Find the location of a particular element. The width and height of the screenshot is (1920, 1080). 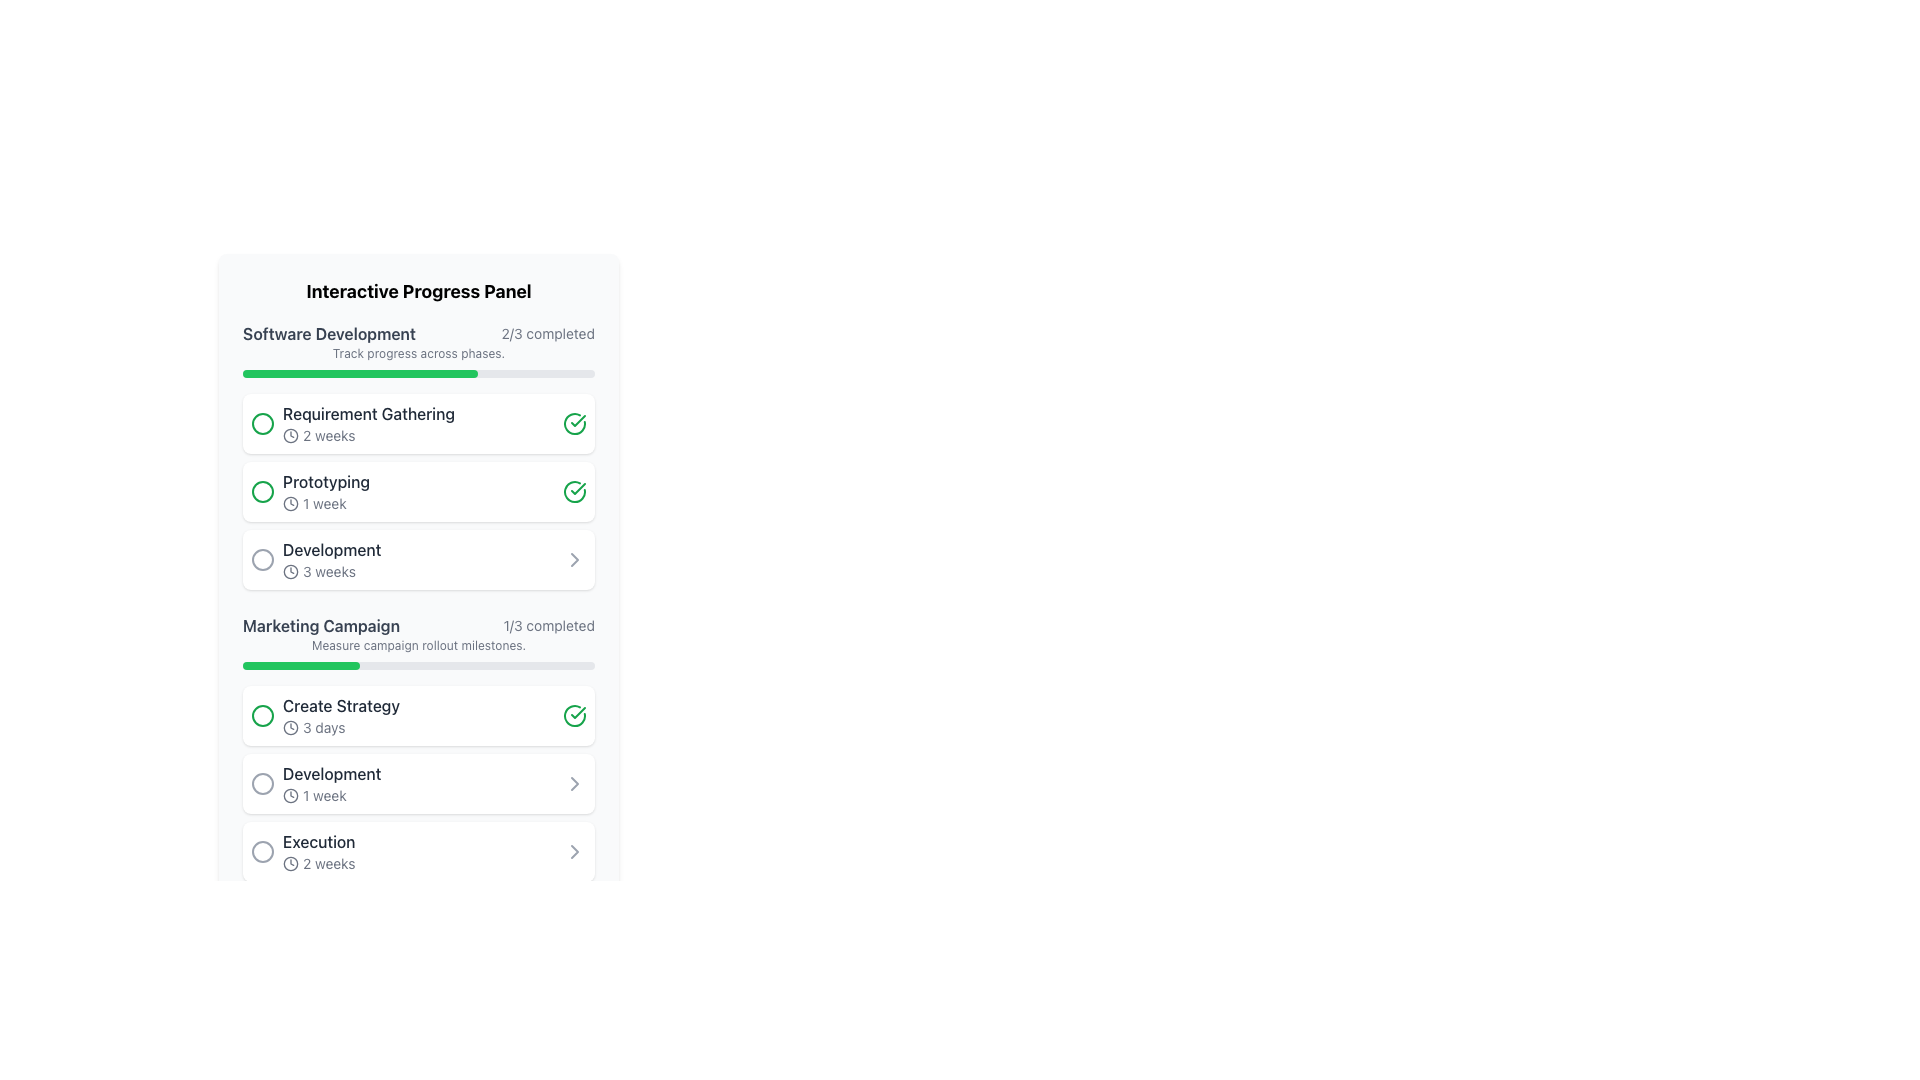

the milestone list item labeled 'Prototyping' which is the second item under the 'Software Development' section, located between 'Requirement Gathering' and 'Development' is located at coordinates (309, 492).